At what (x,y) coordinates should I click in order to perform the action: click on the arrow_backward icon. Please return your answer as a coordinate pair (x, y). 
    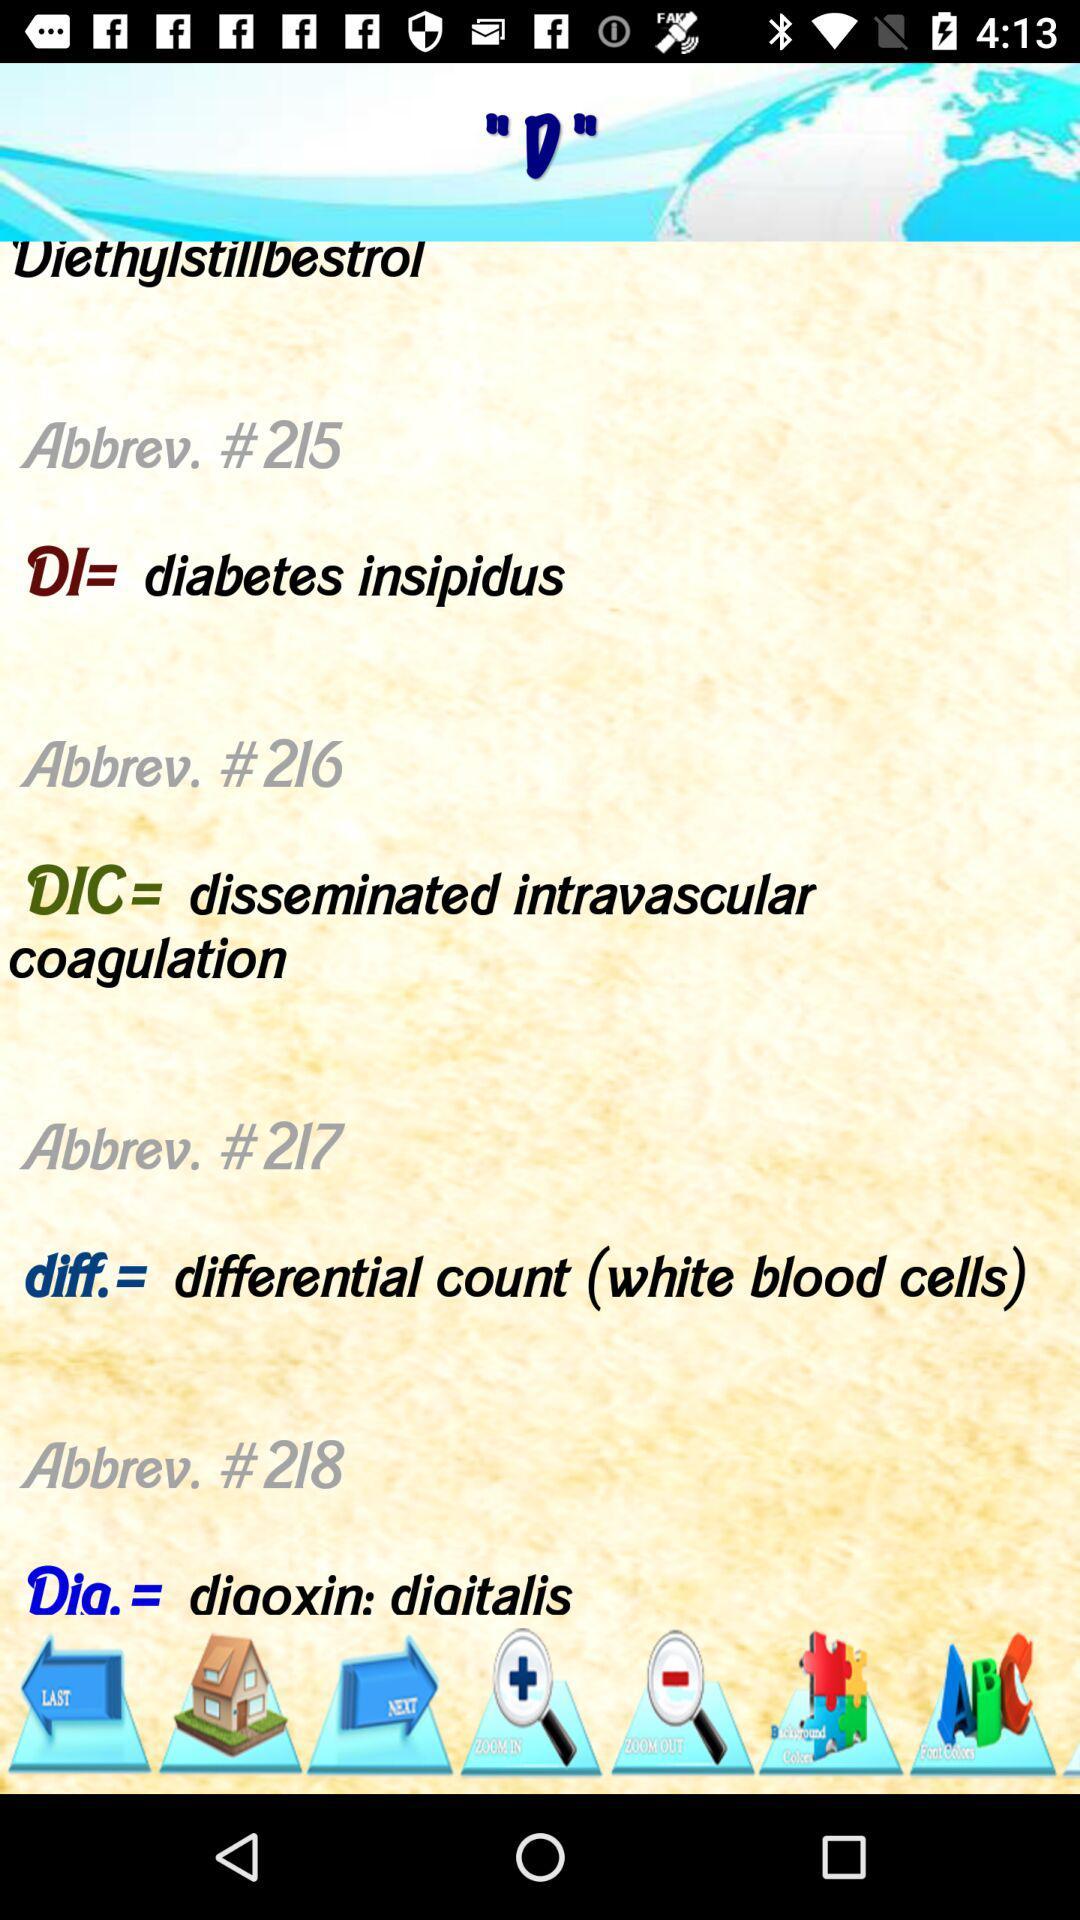
    Looking at the image, I should click on (77, 1702).